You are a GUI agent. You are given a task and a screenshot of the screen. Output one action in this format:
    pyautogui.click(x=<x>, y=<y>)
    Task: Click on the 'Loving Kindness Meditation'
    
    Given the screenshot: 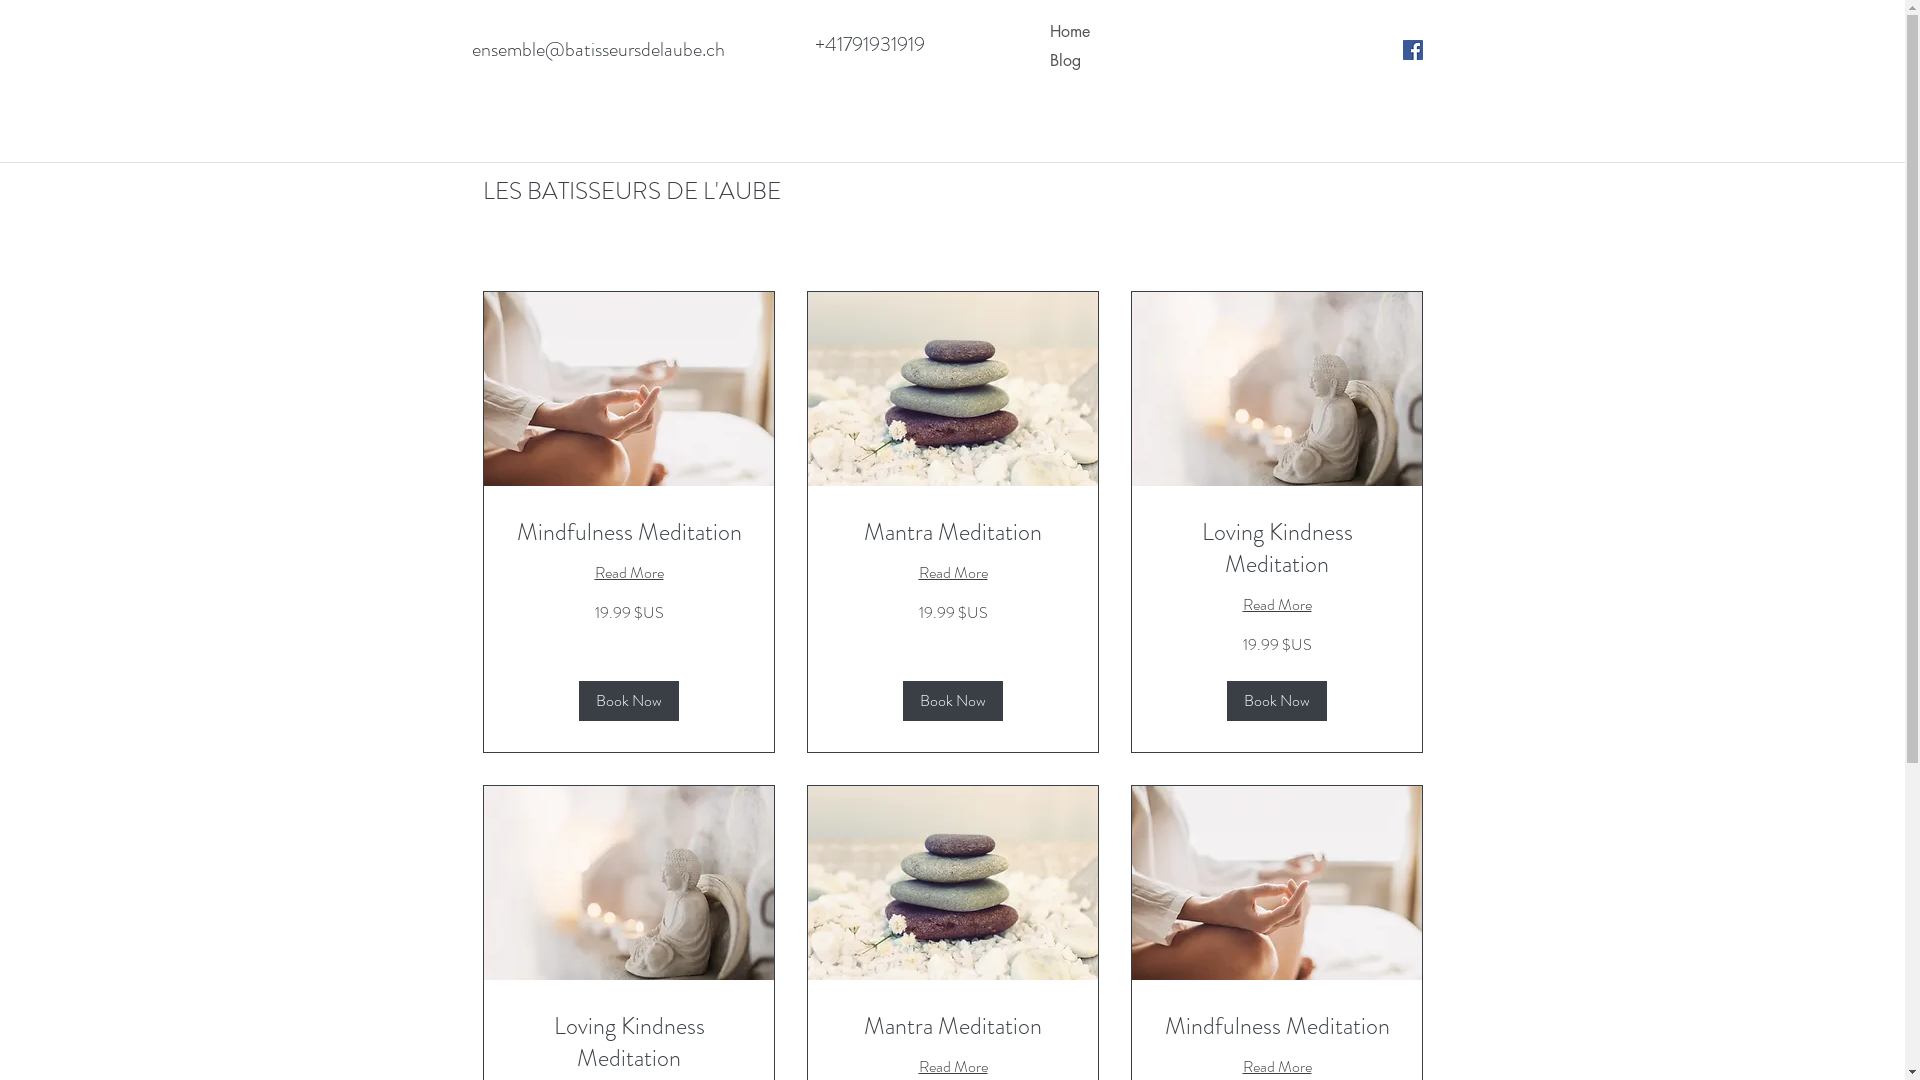 What is the action you would take?
    pyautogui.click(x=627, y=1041)
    